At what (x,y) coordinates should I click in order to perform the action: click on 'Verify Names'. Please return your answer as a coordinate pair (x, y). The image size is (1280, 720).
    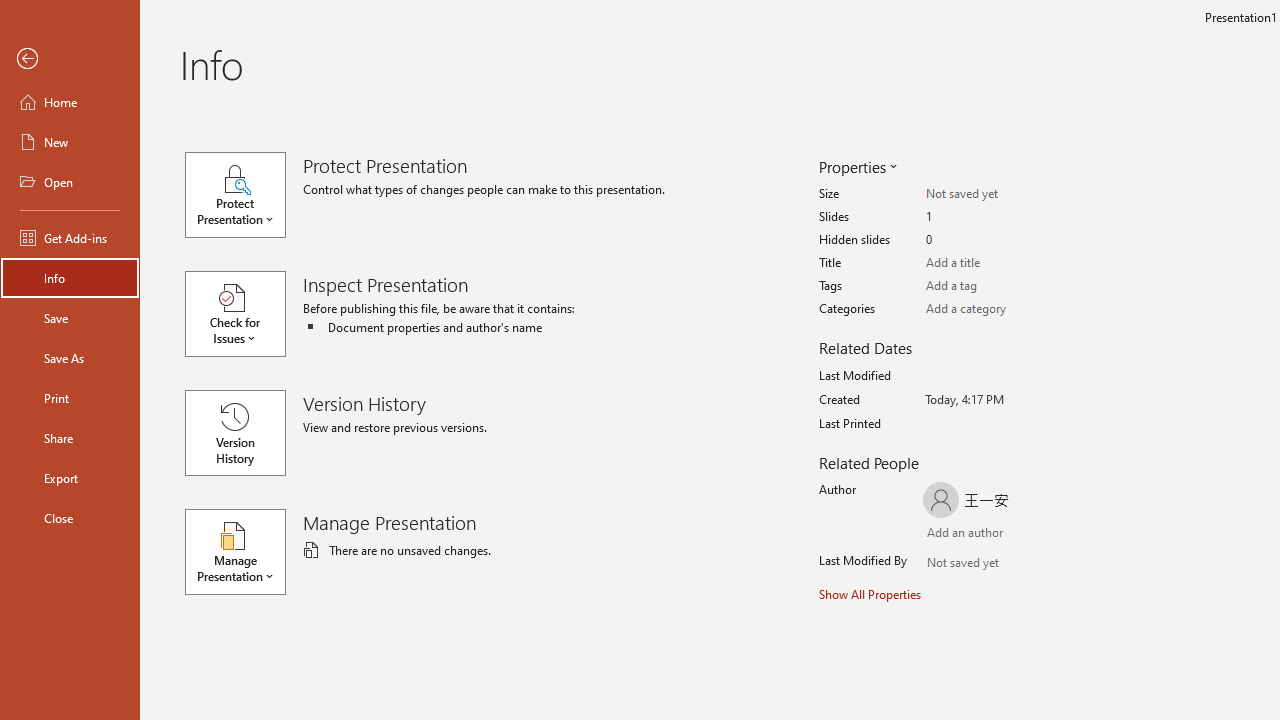
    Looking at the image, I should click on (984, 565).